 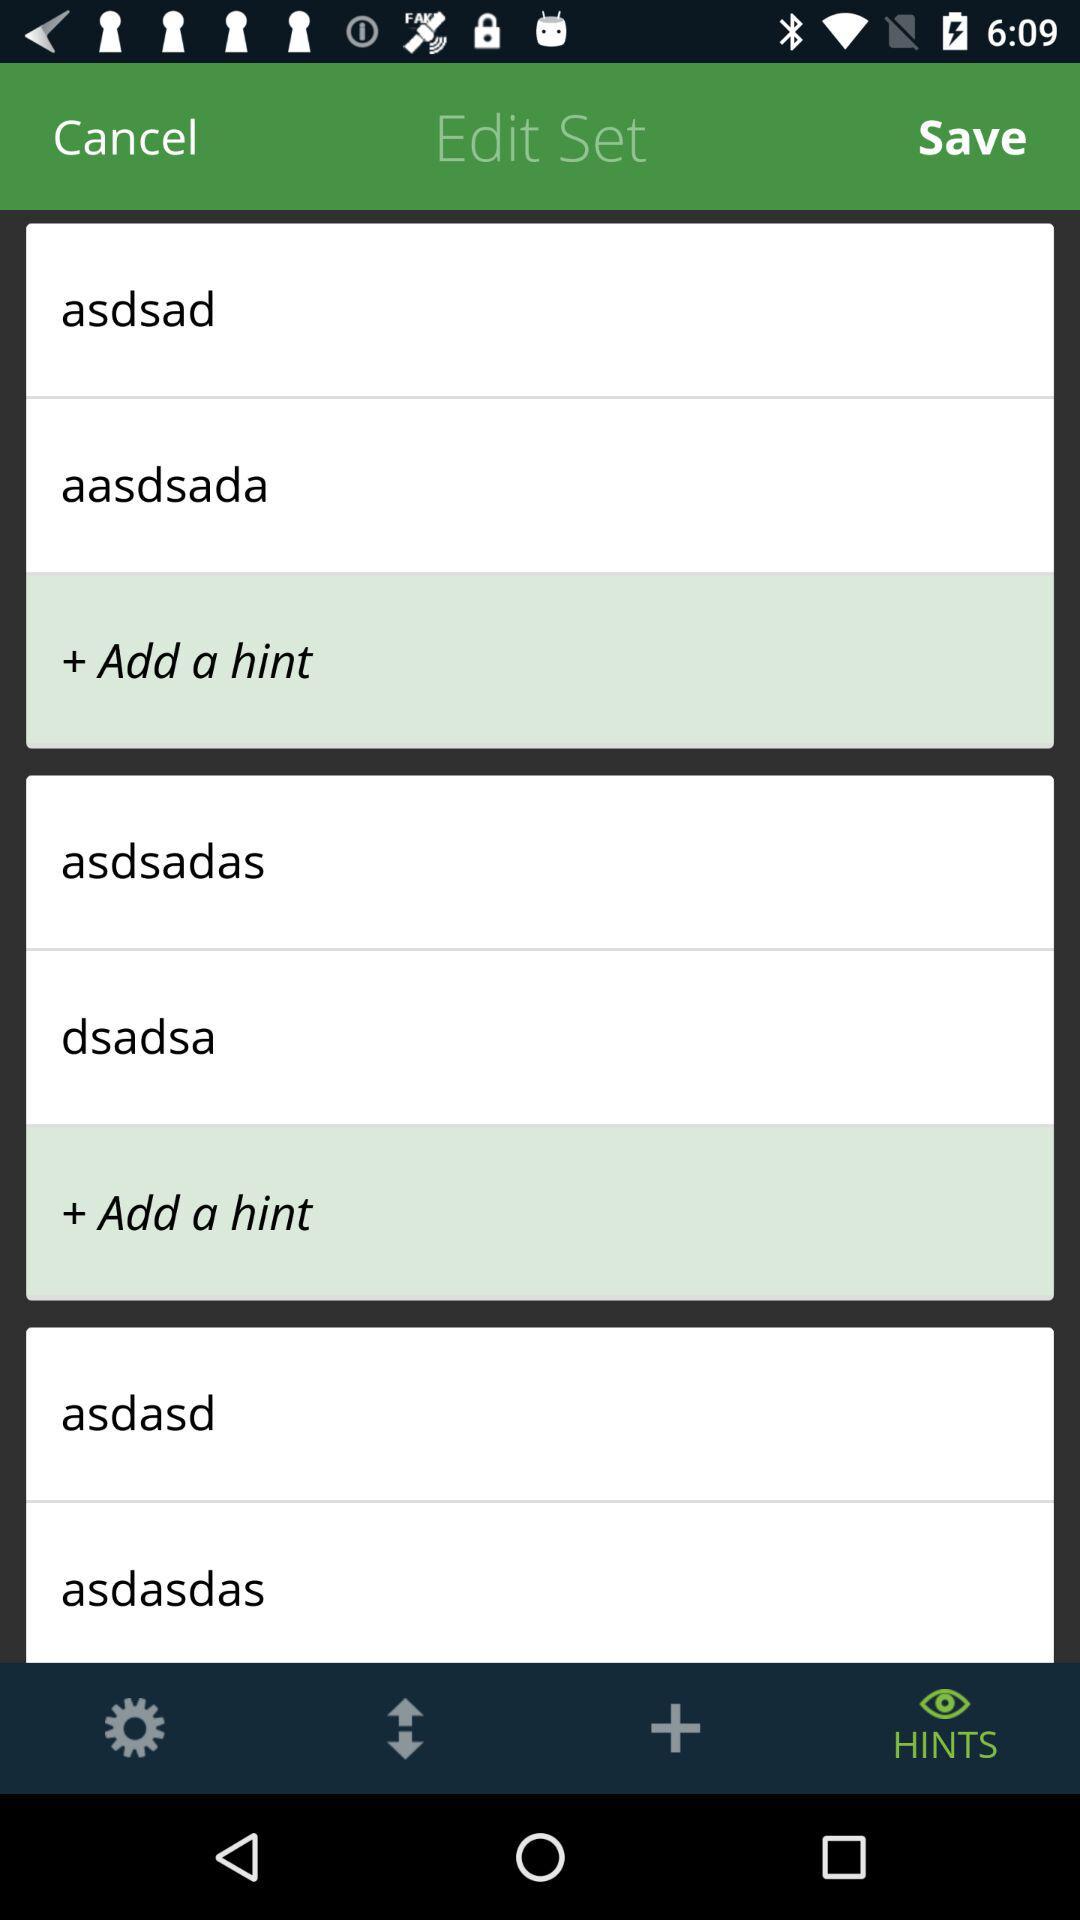 I want to click on item next to the edit set icon, so click(x=971, y=135).